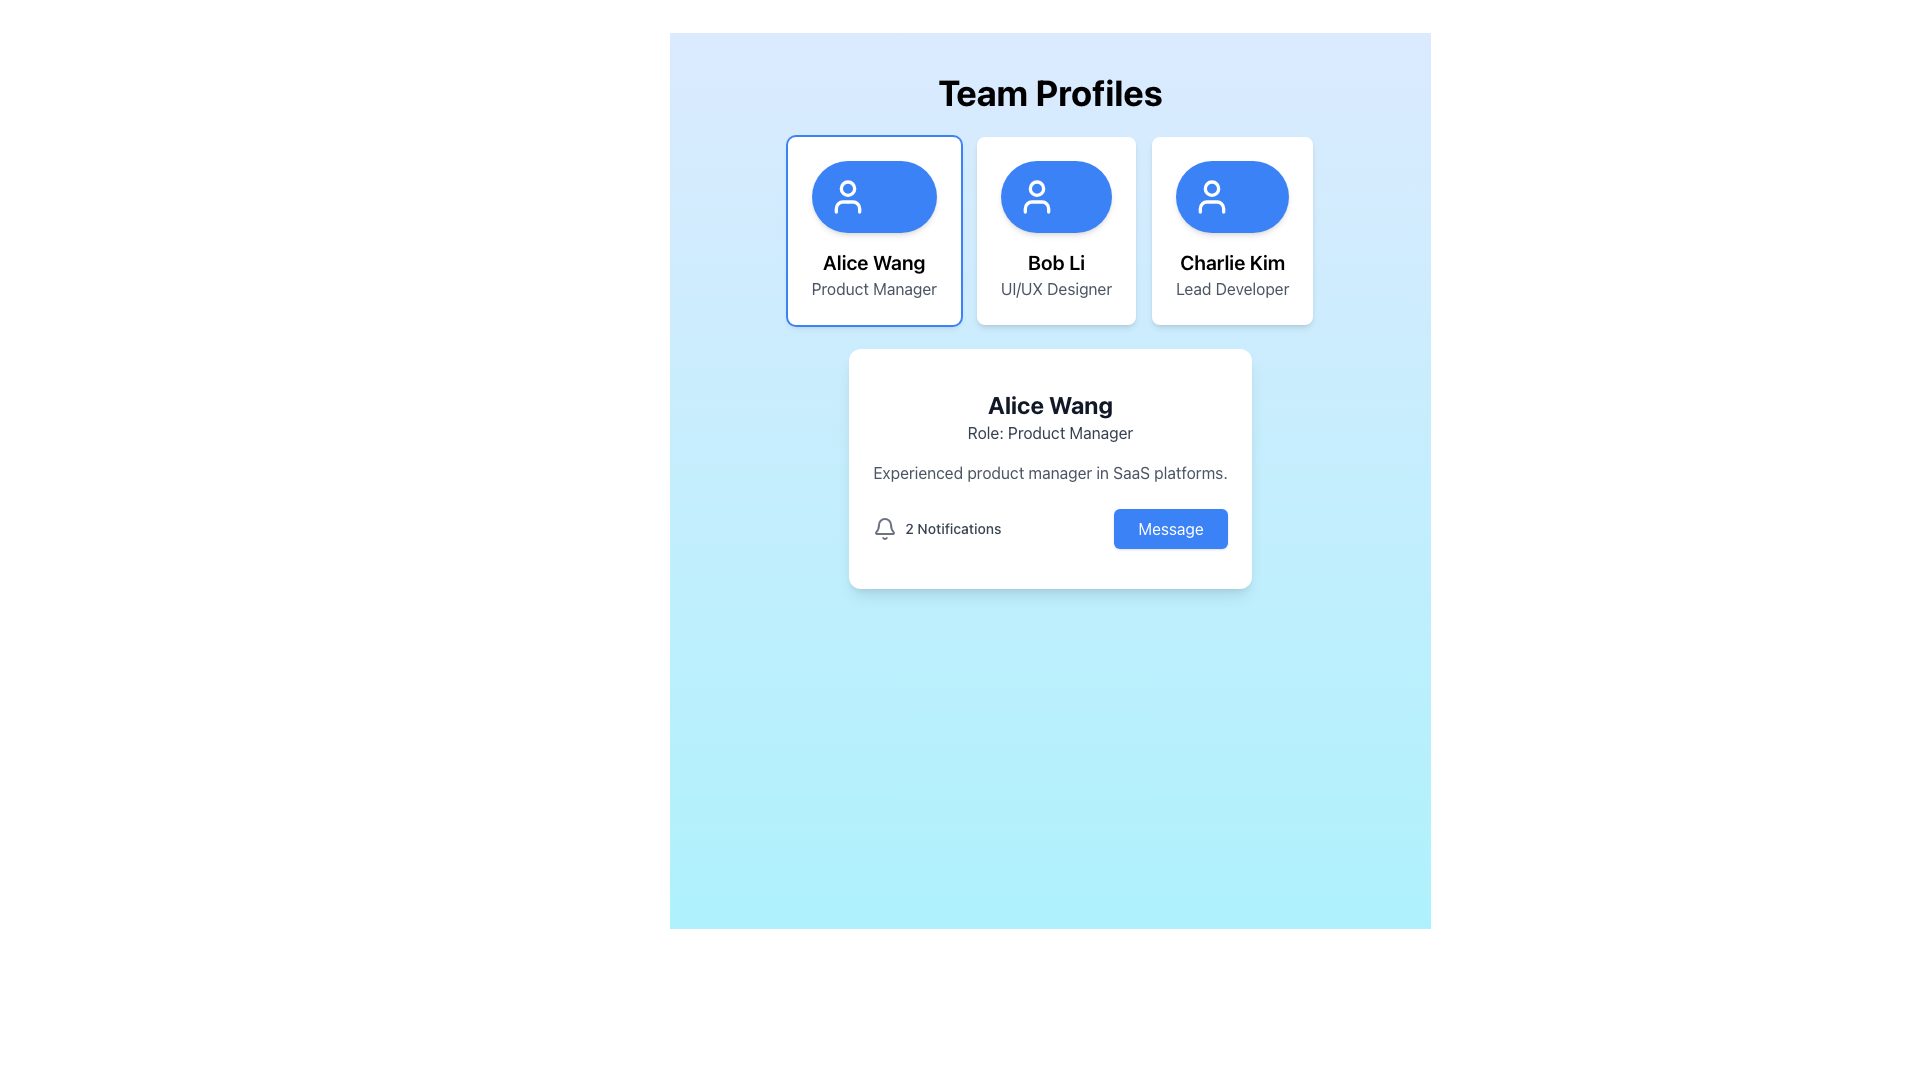 This screenshot has width=1920, height=1080. Describe the element at coordinates (1055, 289) in the screenshot. I see `the text element displaying the role 'UI/UX Designer', which is located beneath the name 'Bob Li' in the middle card of the 'Team Profiles' section` at that location.